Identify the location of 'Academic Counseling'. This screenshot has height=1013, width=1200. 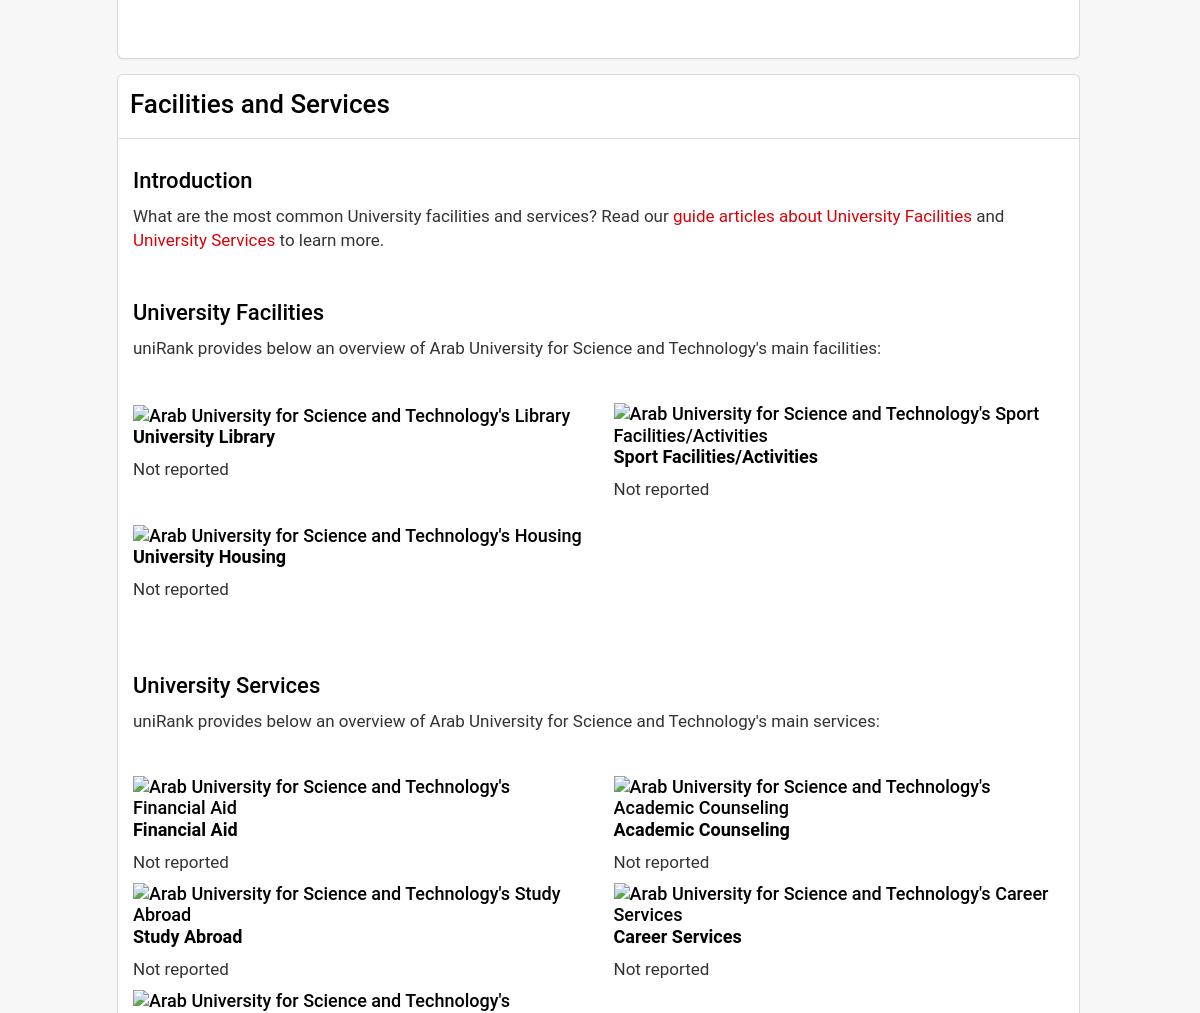
(701, 827).